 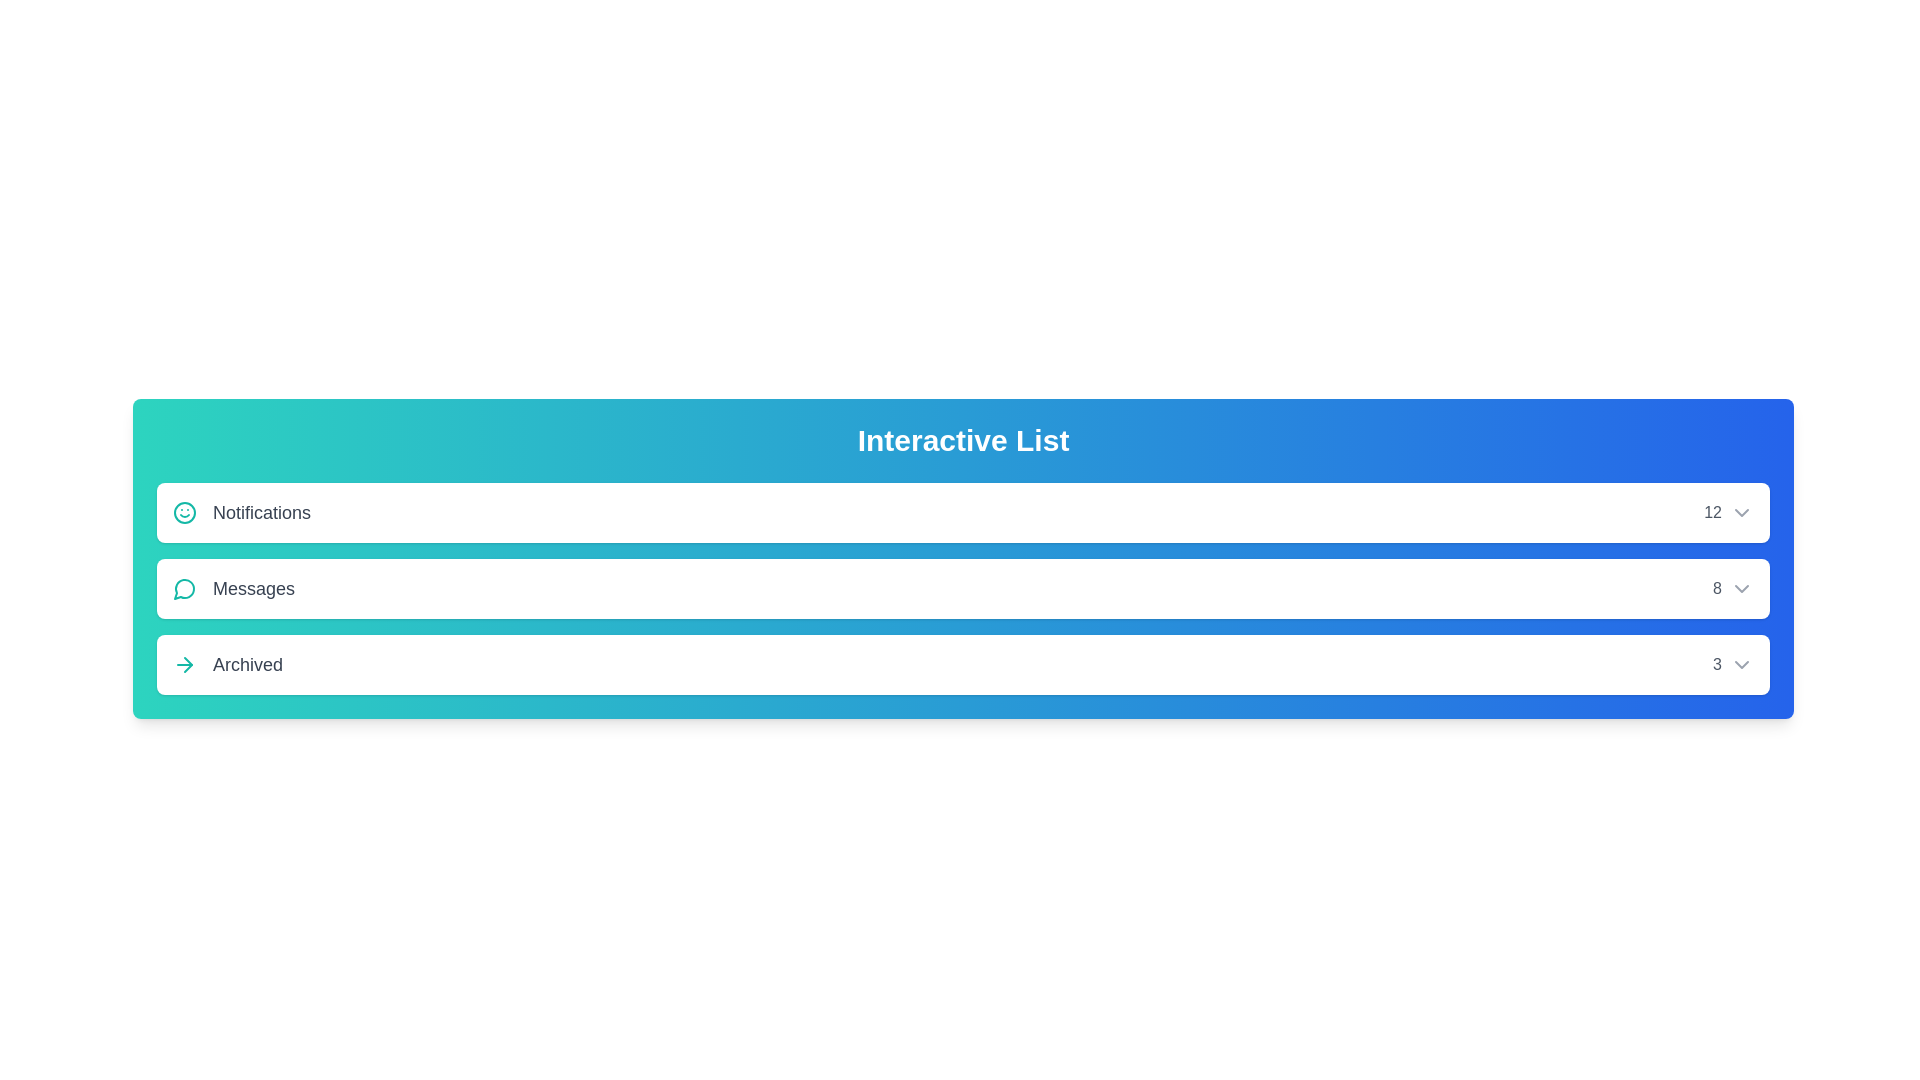 I want to click on the list item Messages to observe hover effects, so click(x=963, y=588).